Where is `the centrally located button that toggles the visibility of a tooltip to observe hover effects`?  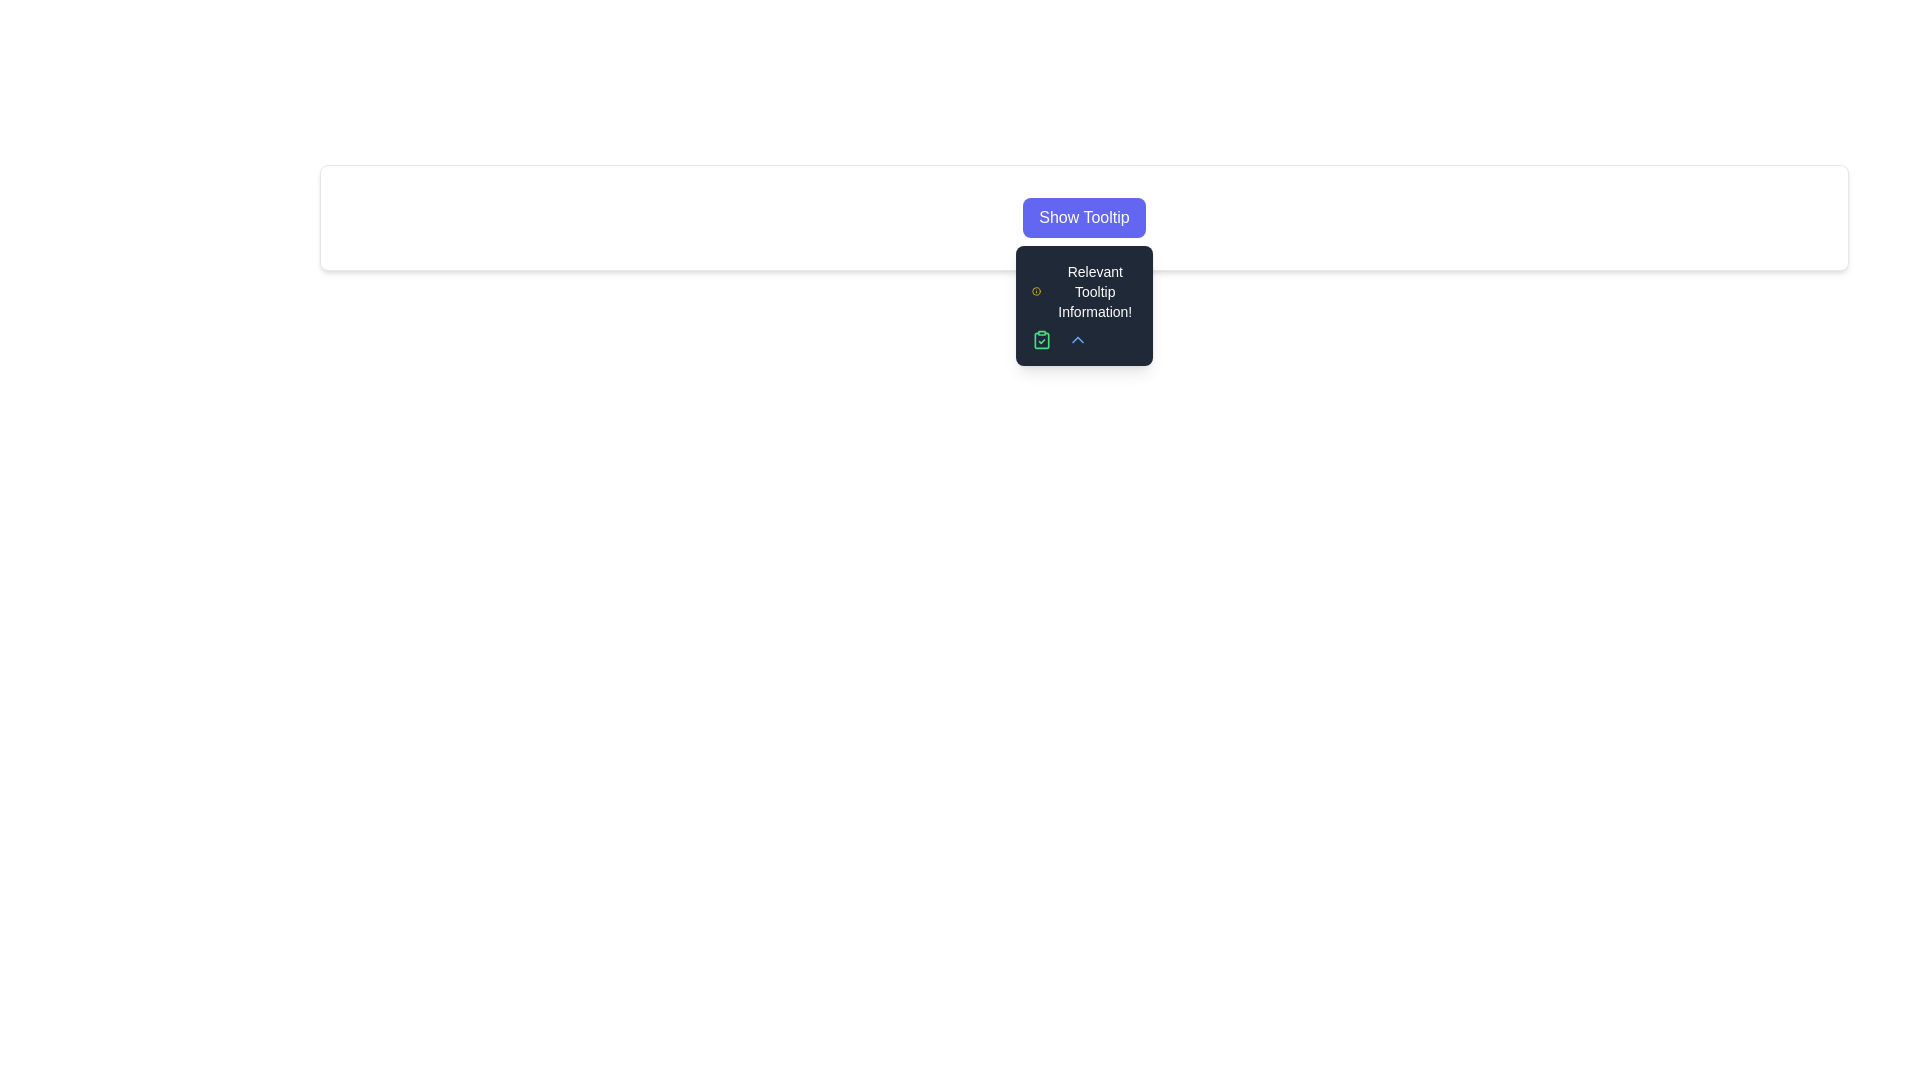 the centrally located button that toggles the visibility of a tooltip to observe hover effects is located at coordinates (1083, 218).